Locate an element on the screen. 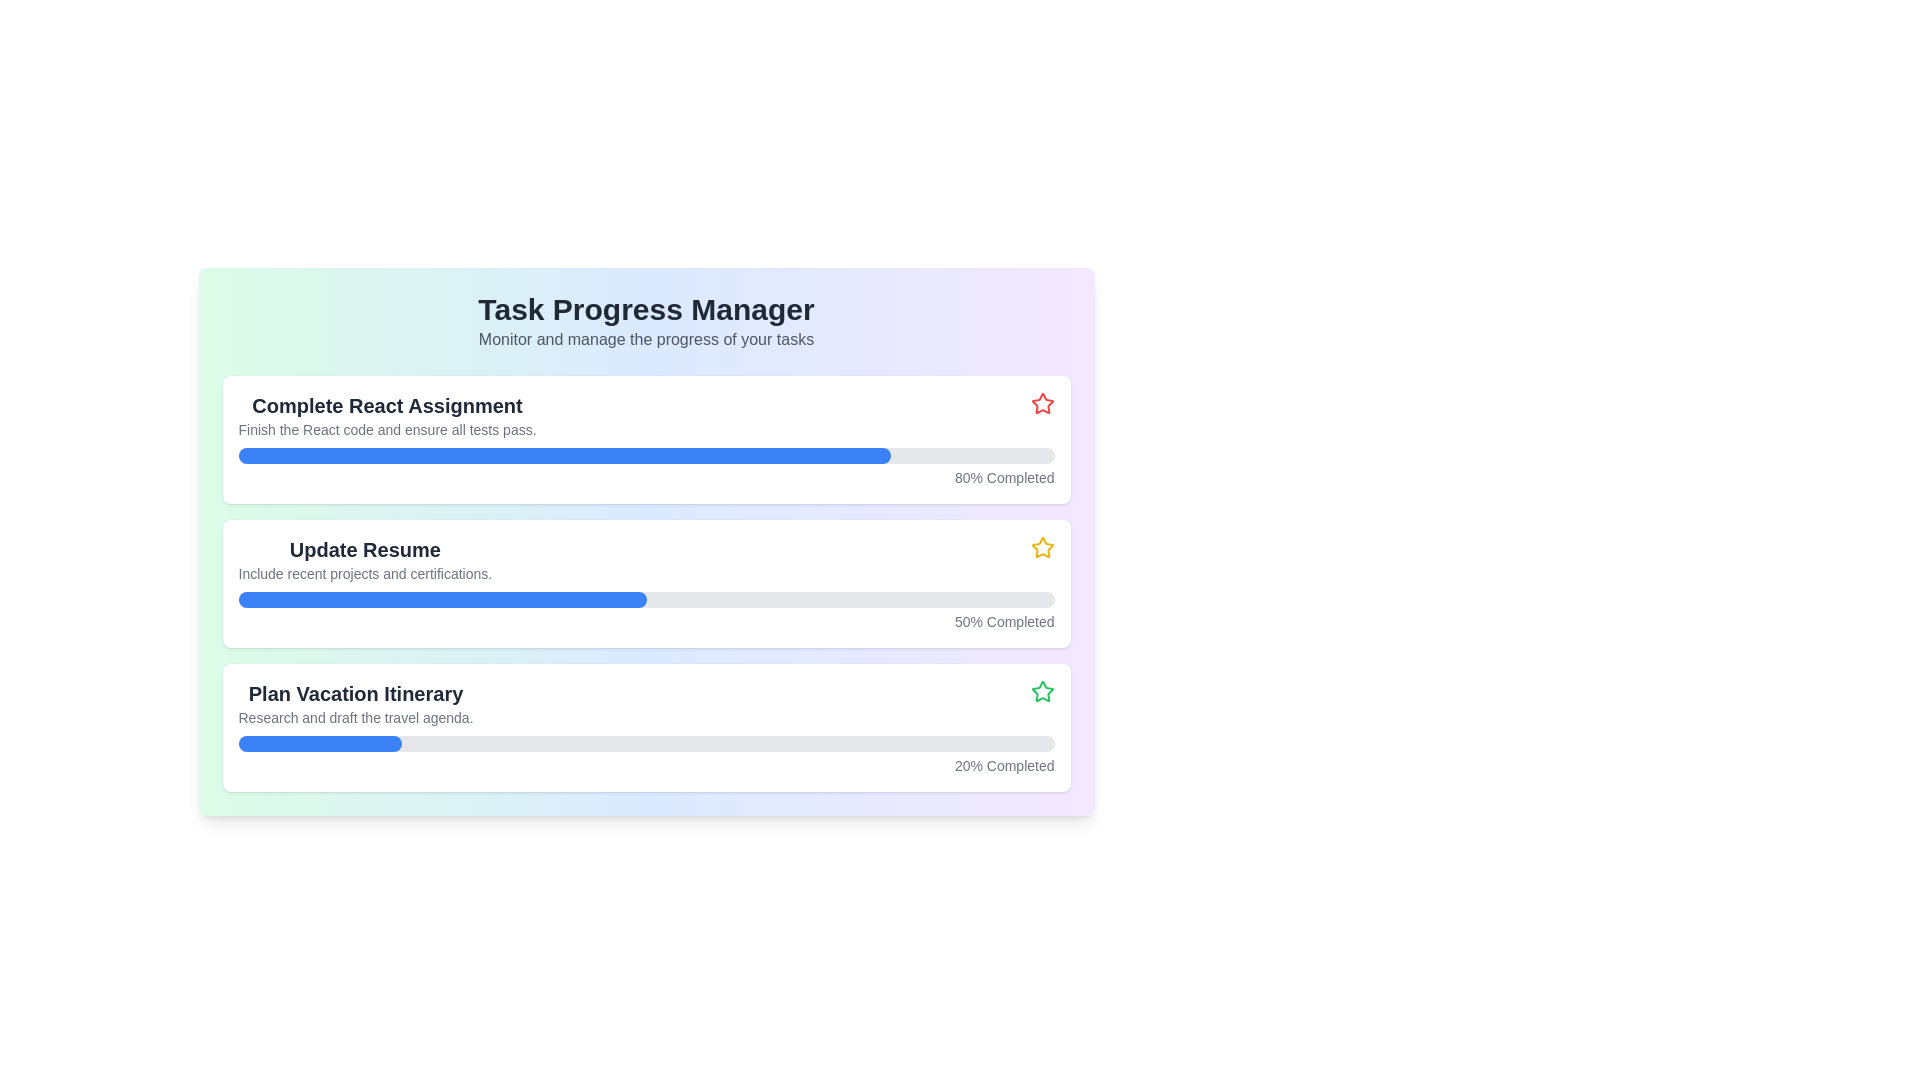 Image resolution: width=1920 pixels, height=1080 pixels. the 'Task Progress Manager' text element, which is prominently displayed at the top-center of the page is located at coordinates (646, 309).